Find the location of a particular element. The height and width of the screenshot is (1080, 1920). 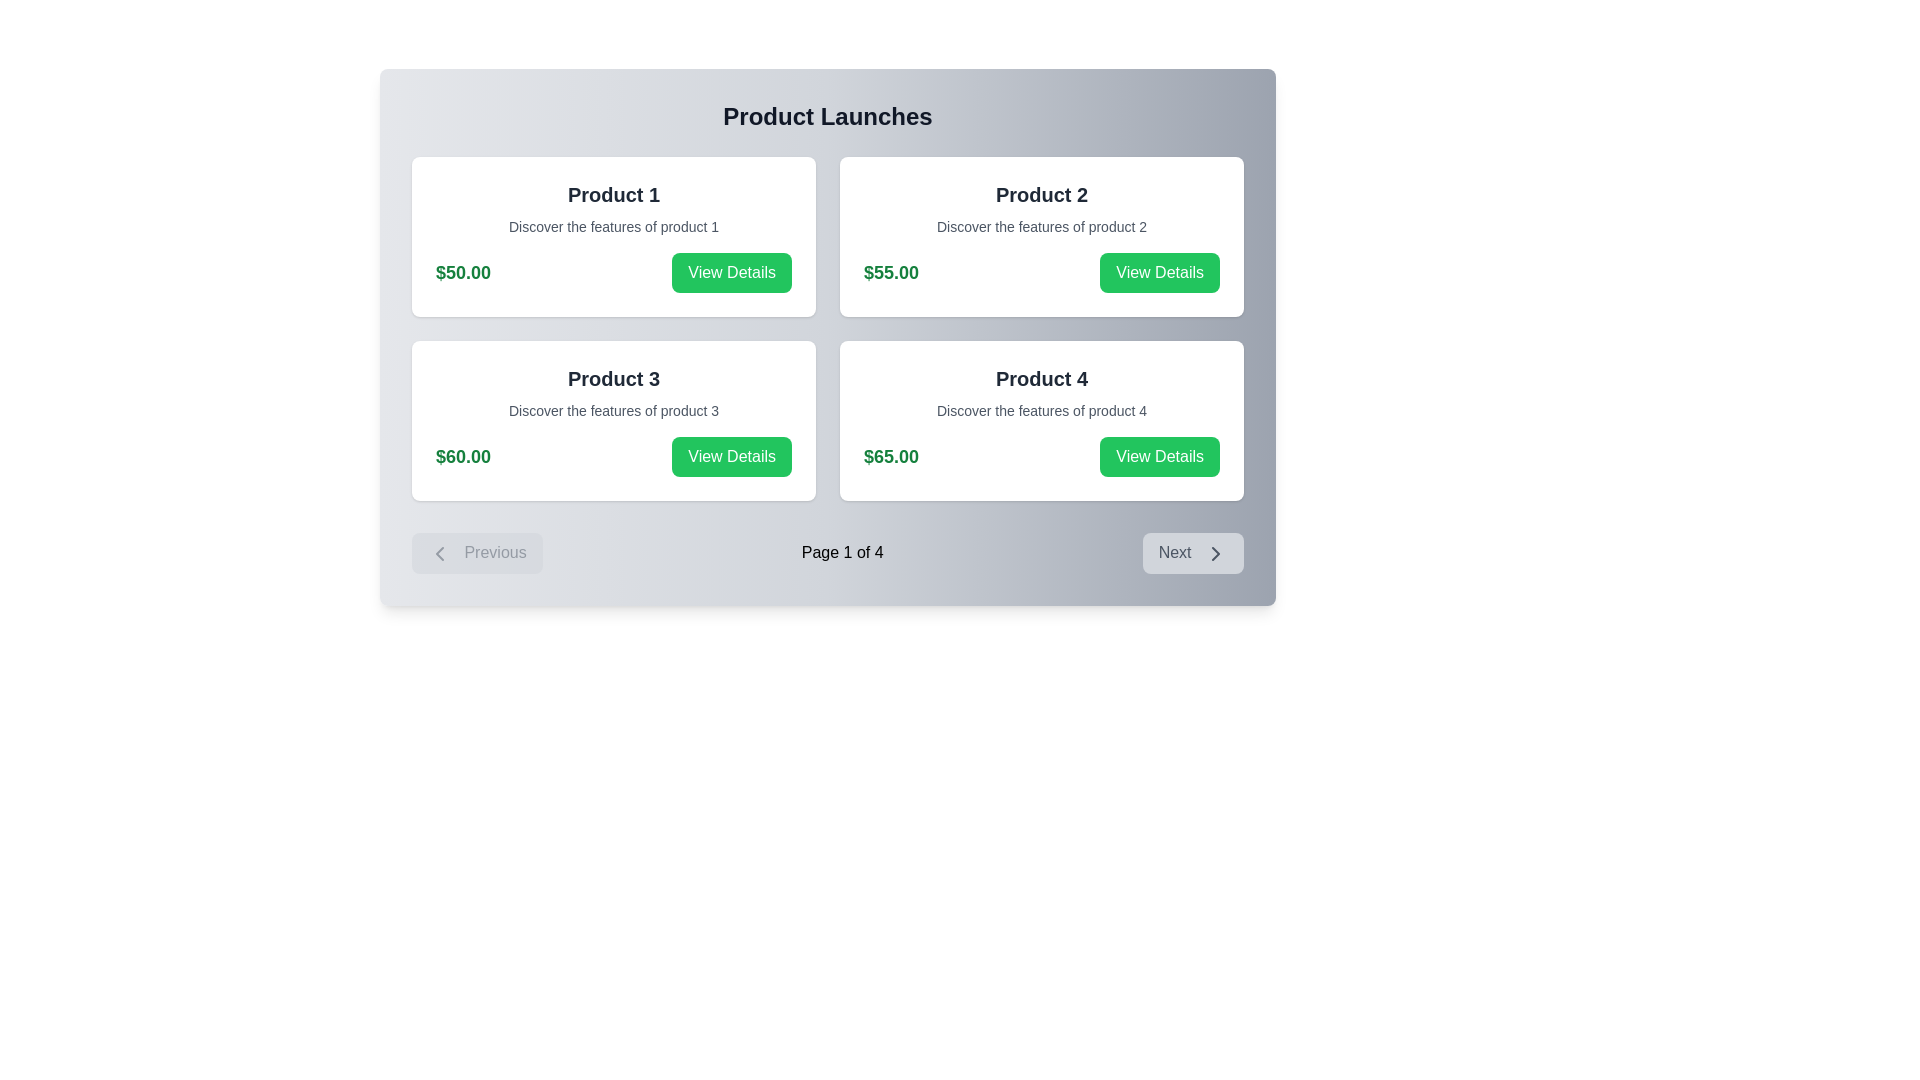

the right-facing chevron arrow icon within the SVG element is located at coordinates (1214, 552).